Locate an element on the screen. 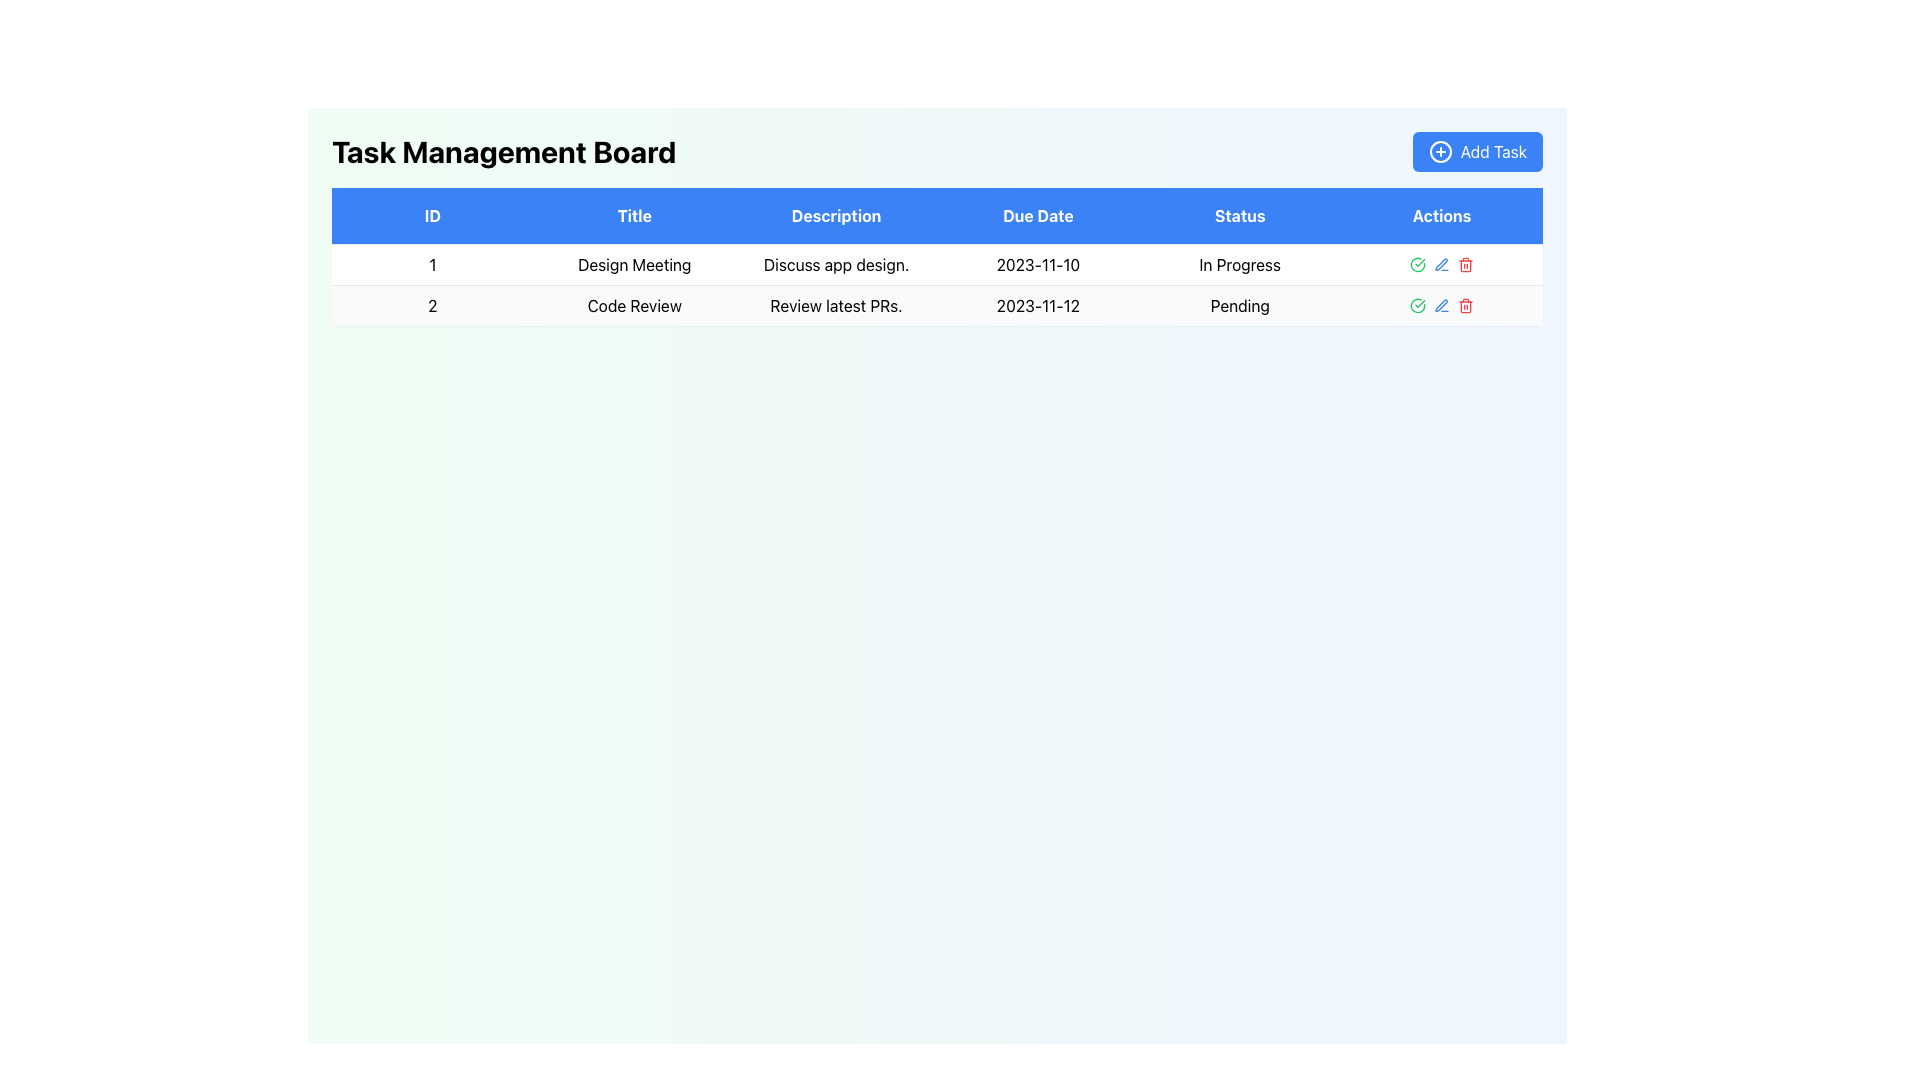  the text label displaying the due date for the task 'Code Review' in the 'Due Date' column of the 'Task Management Board' is located at coordinates (1038, 305).